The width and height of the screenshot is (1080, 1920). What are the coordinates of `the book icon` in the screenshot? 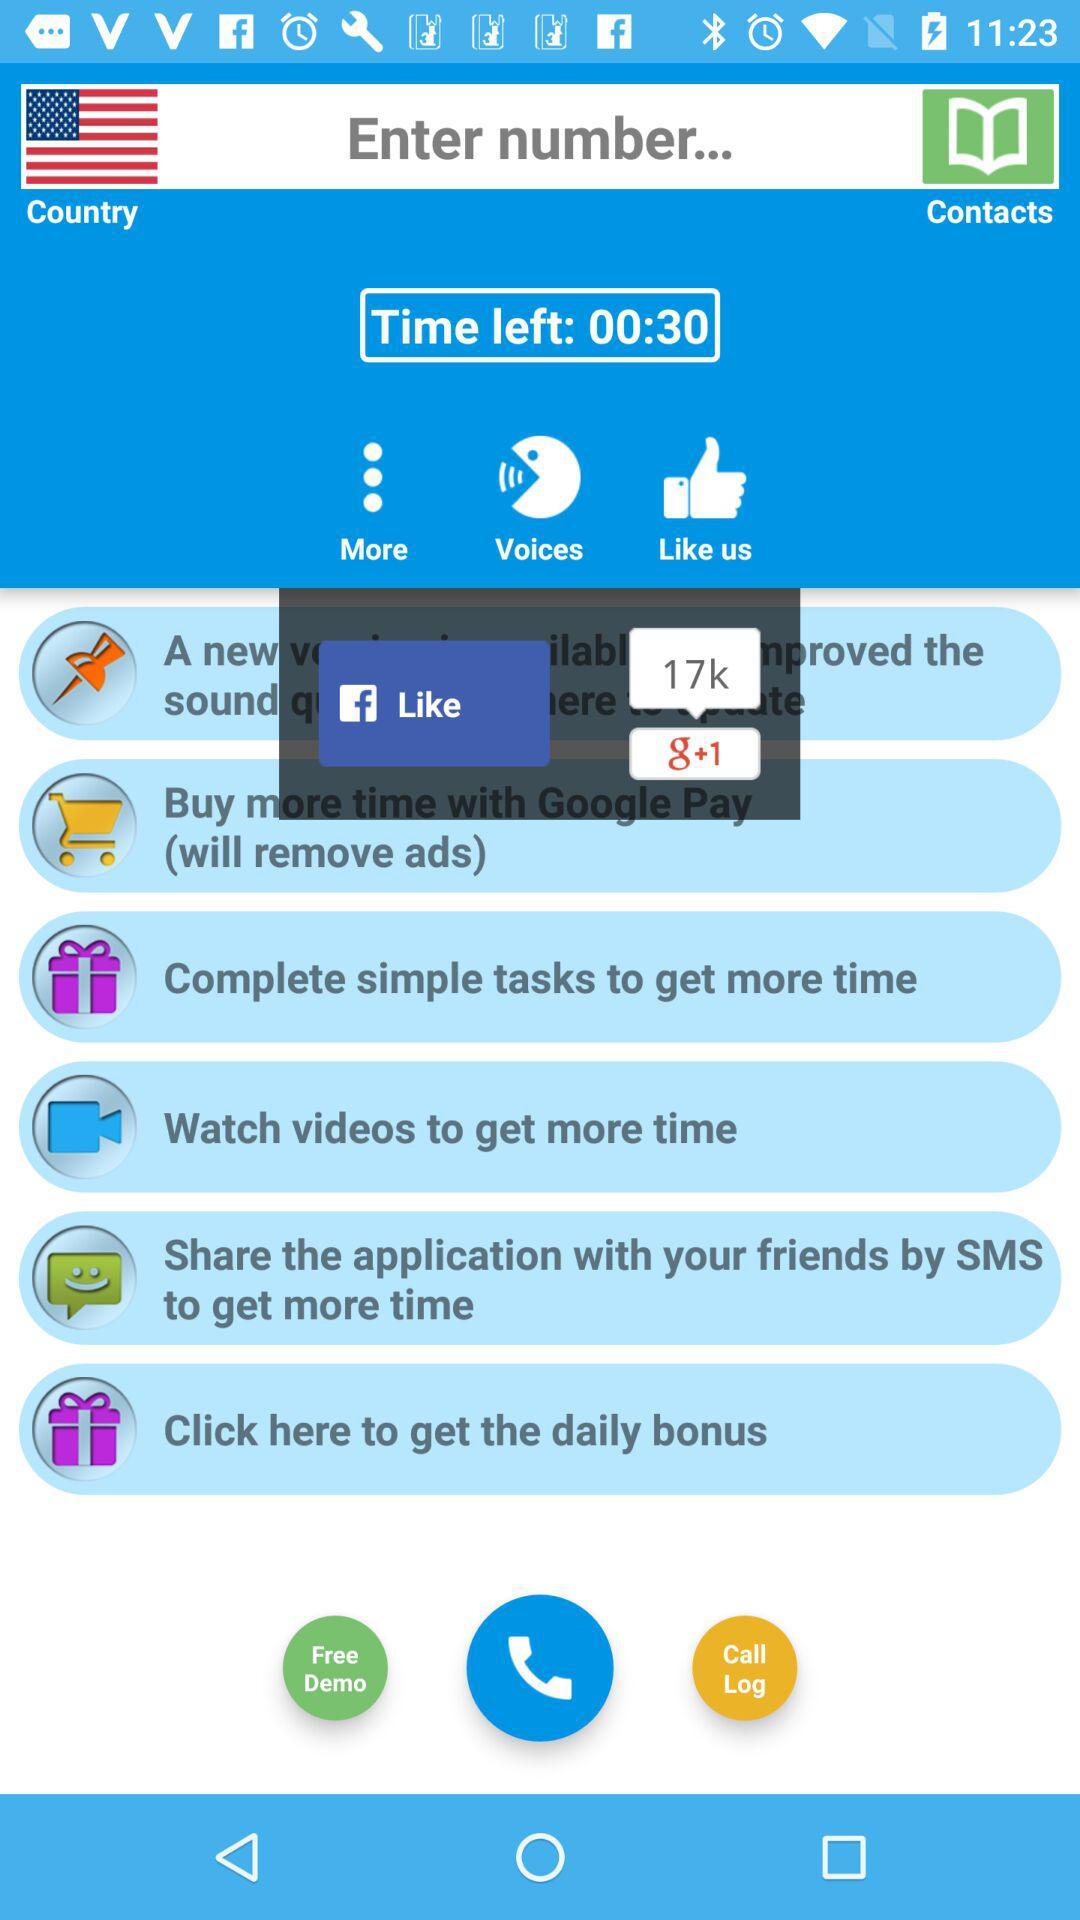 It's located at (987, 135).